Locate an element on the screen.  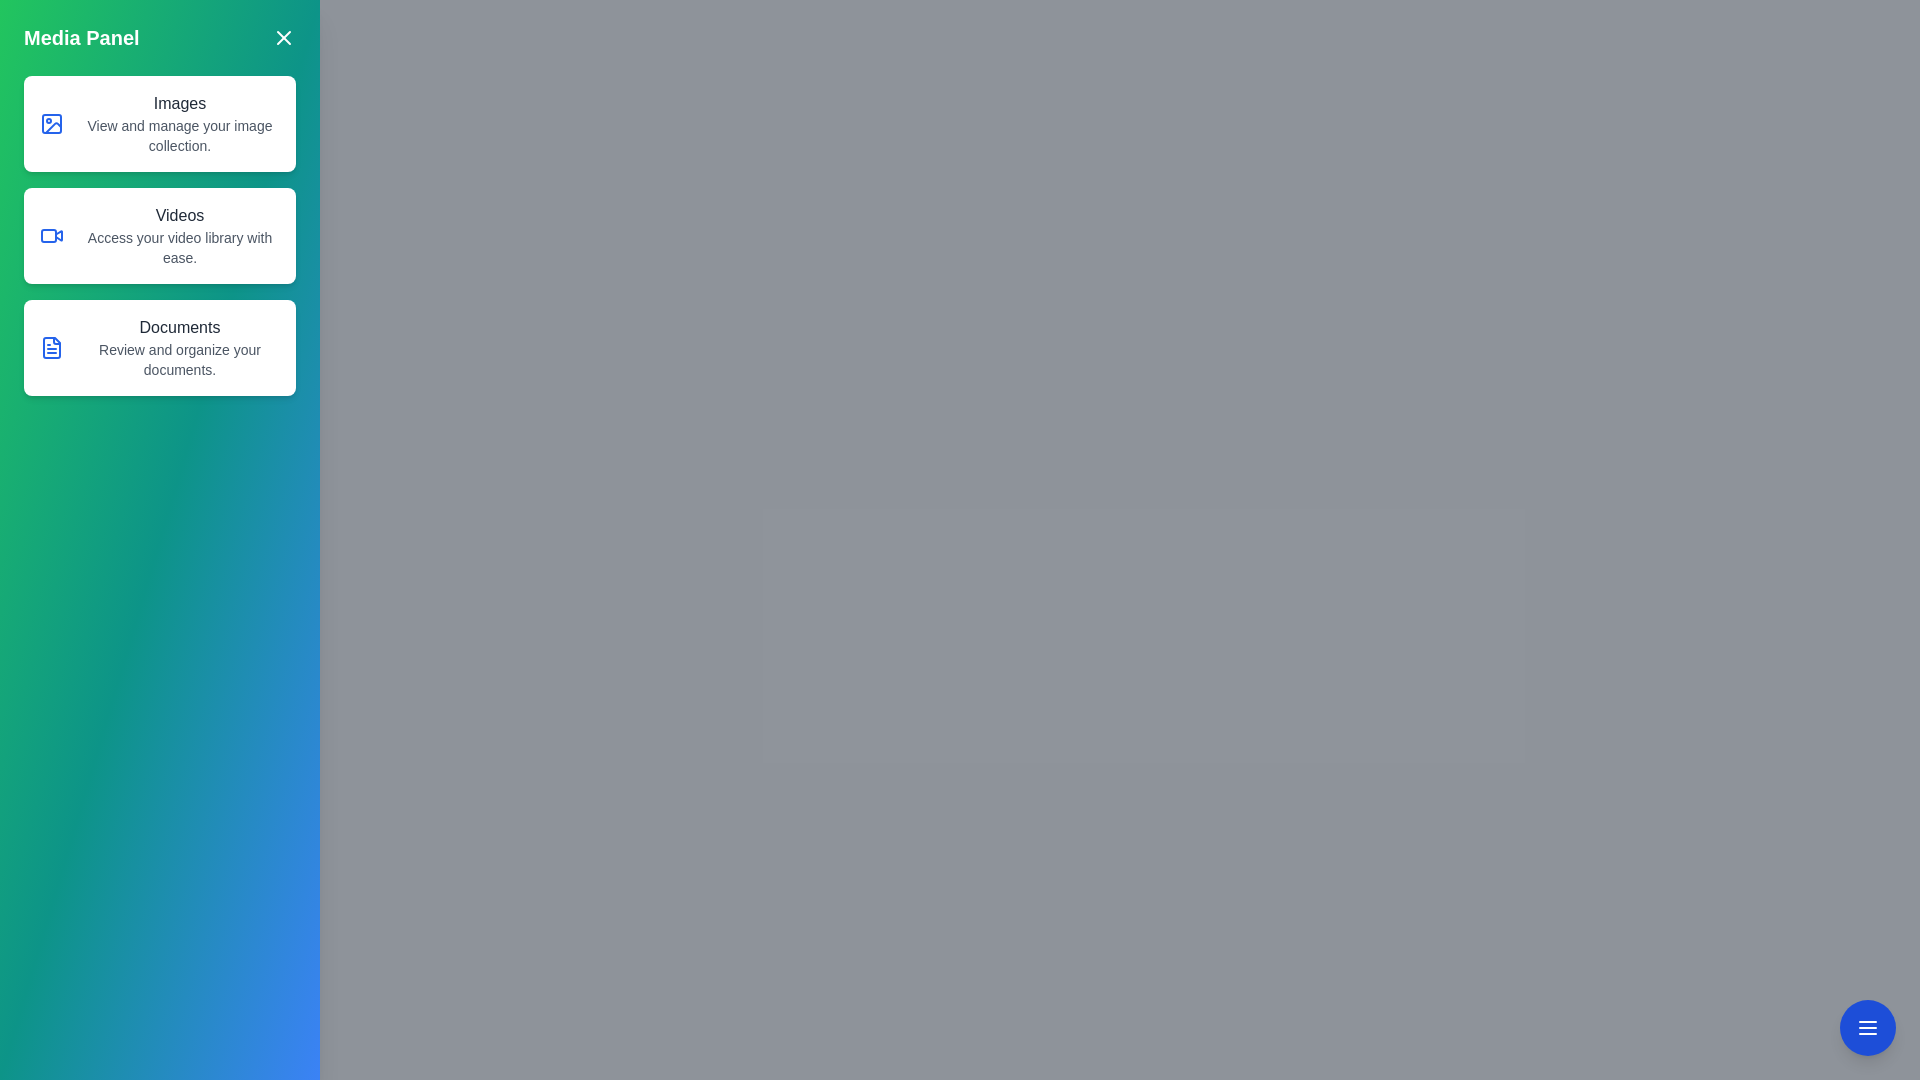
the close button in the top-right corner of the 'Media Panel' is located at coordinates (282, 38).